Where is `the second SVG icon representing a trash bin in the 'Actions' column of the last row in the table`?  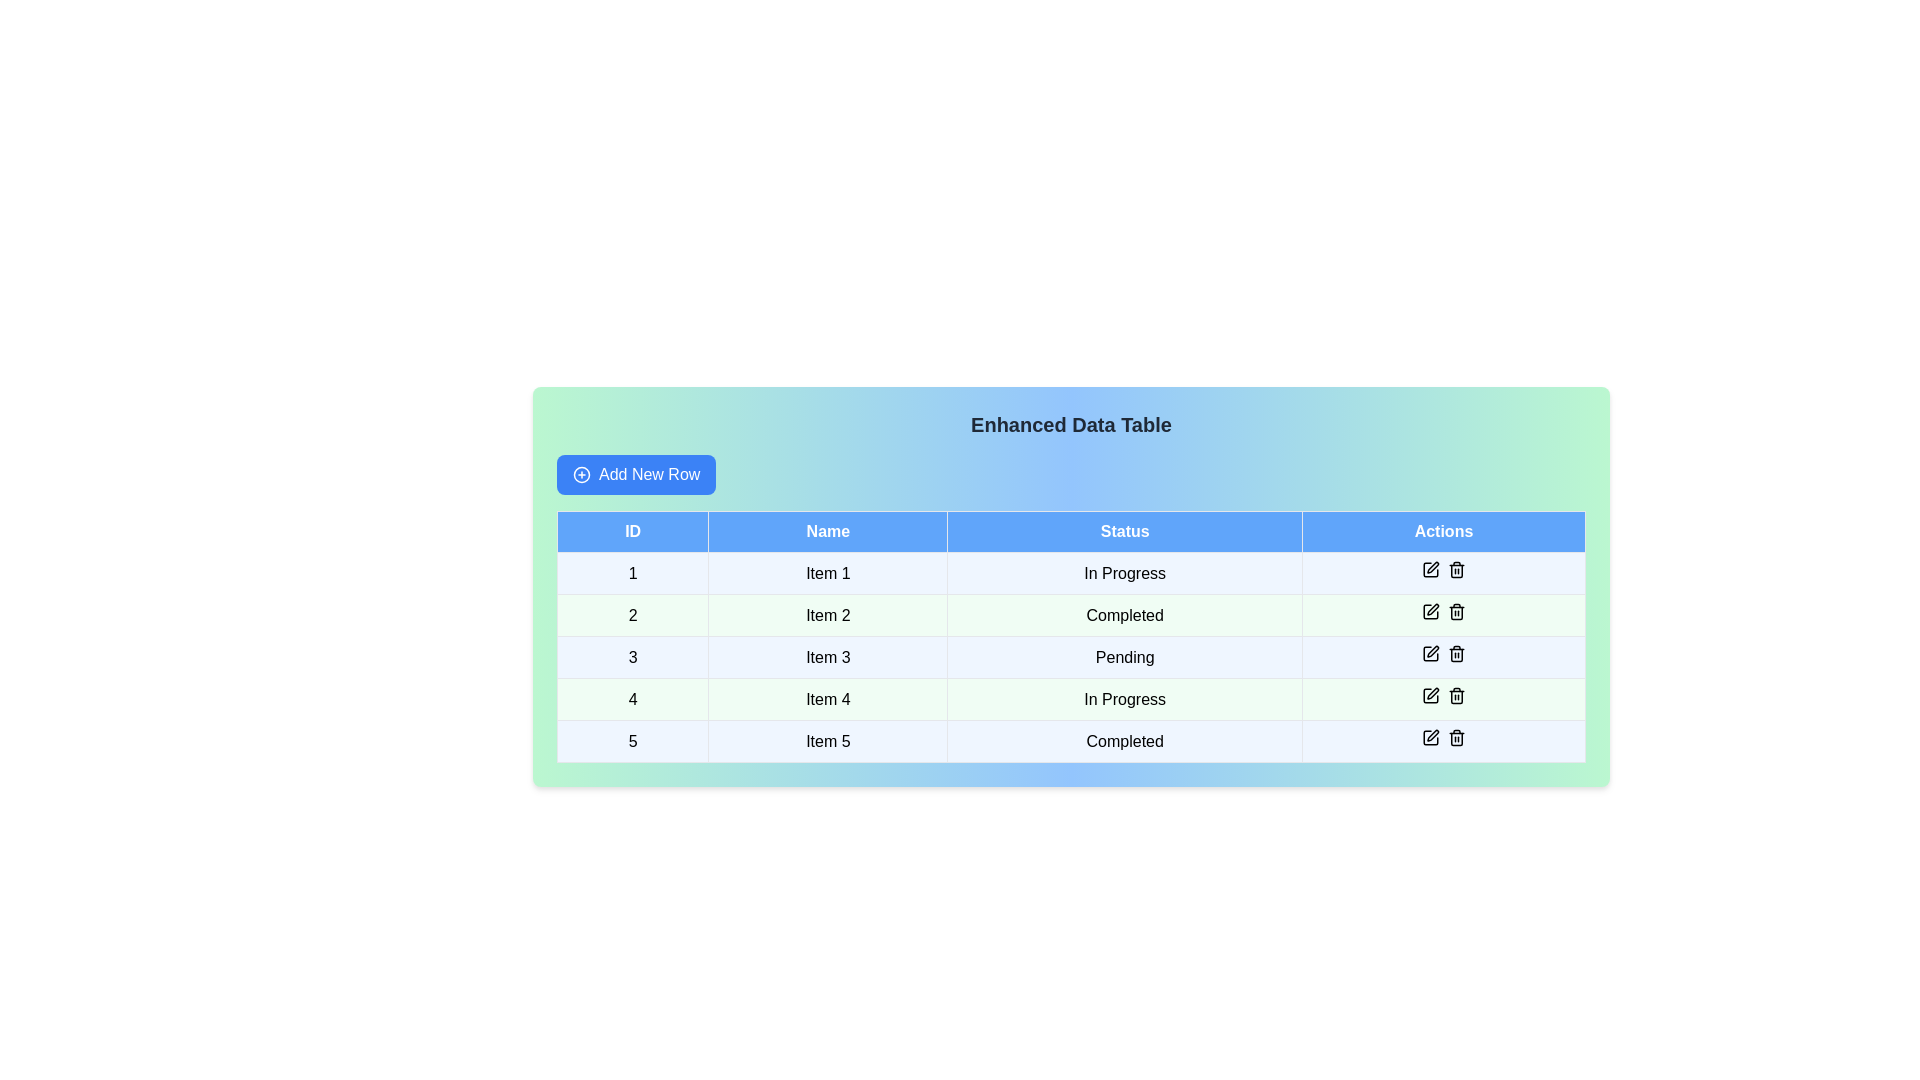
the second SVG icon representing a trash bin in the 'Actions' column of the last row in the table is located at coordinates (1456, 739).